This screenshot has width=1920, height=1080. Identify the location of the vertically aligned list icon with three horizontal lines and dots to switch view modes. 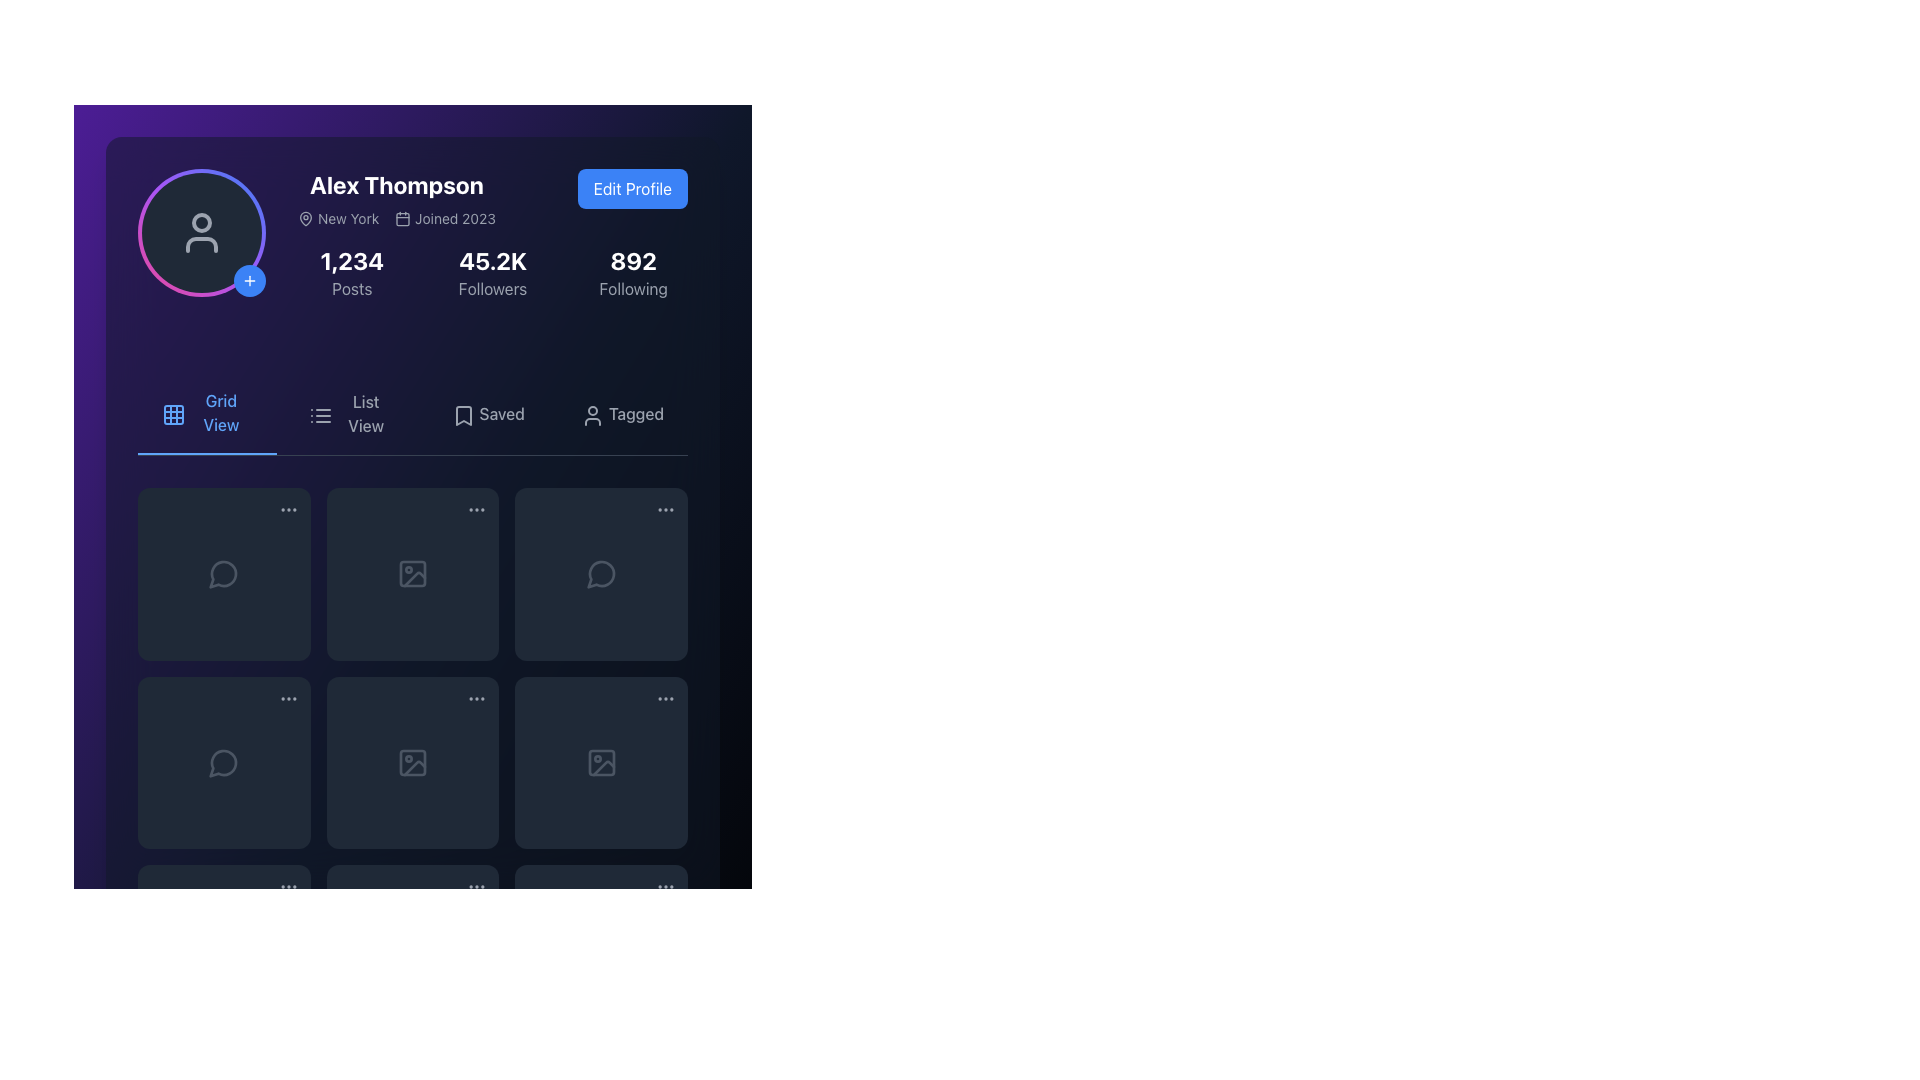
(320, 415).